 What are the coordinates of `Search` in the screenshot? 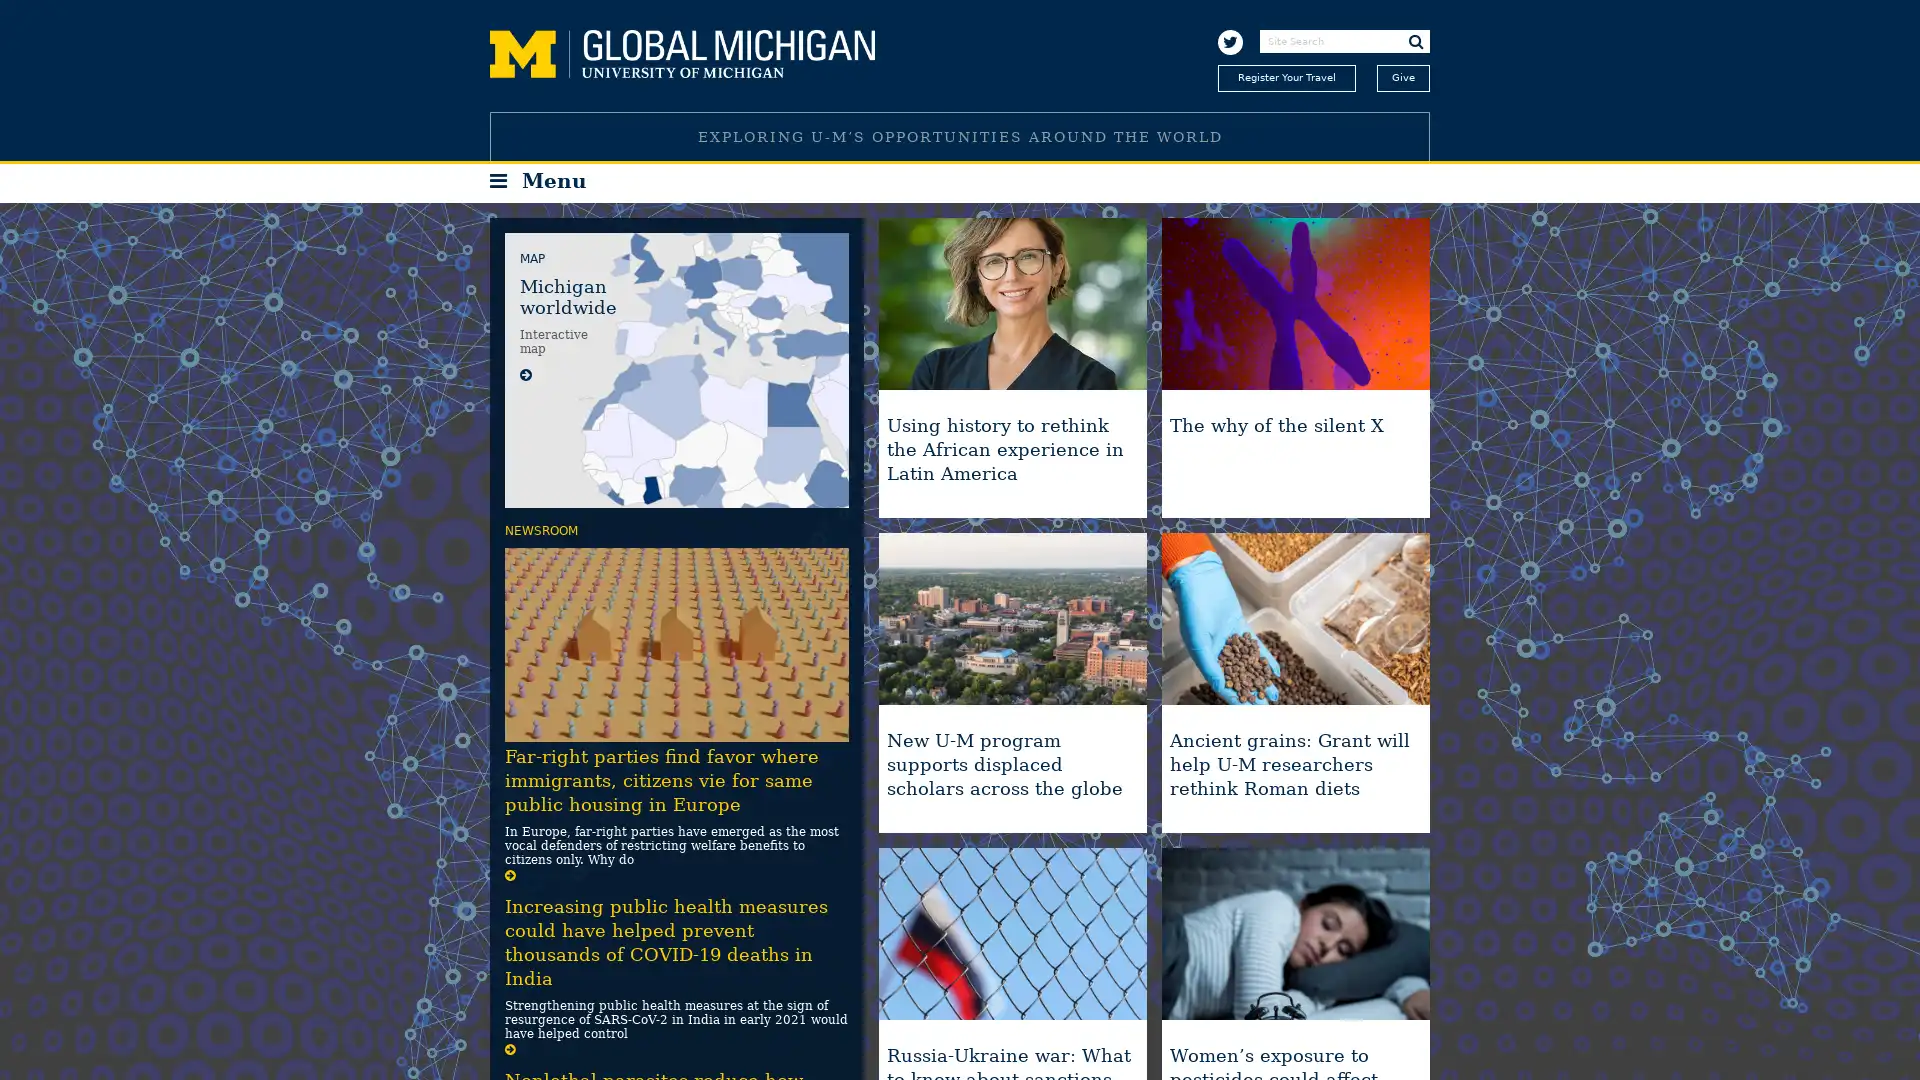 It's located at (1415, 41).